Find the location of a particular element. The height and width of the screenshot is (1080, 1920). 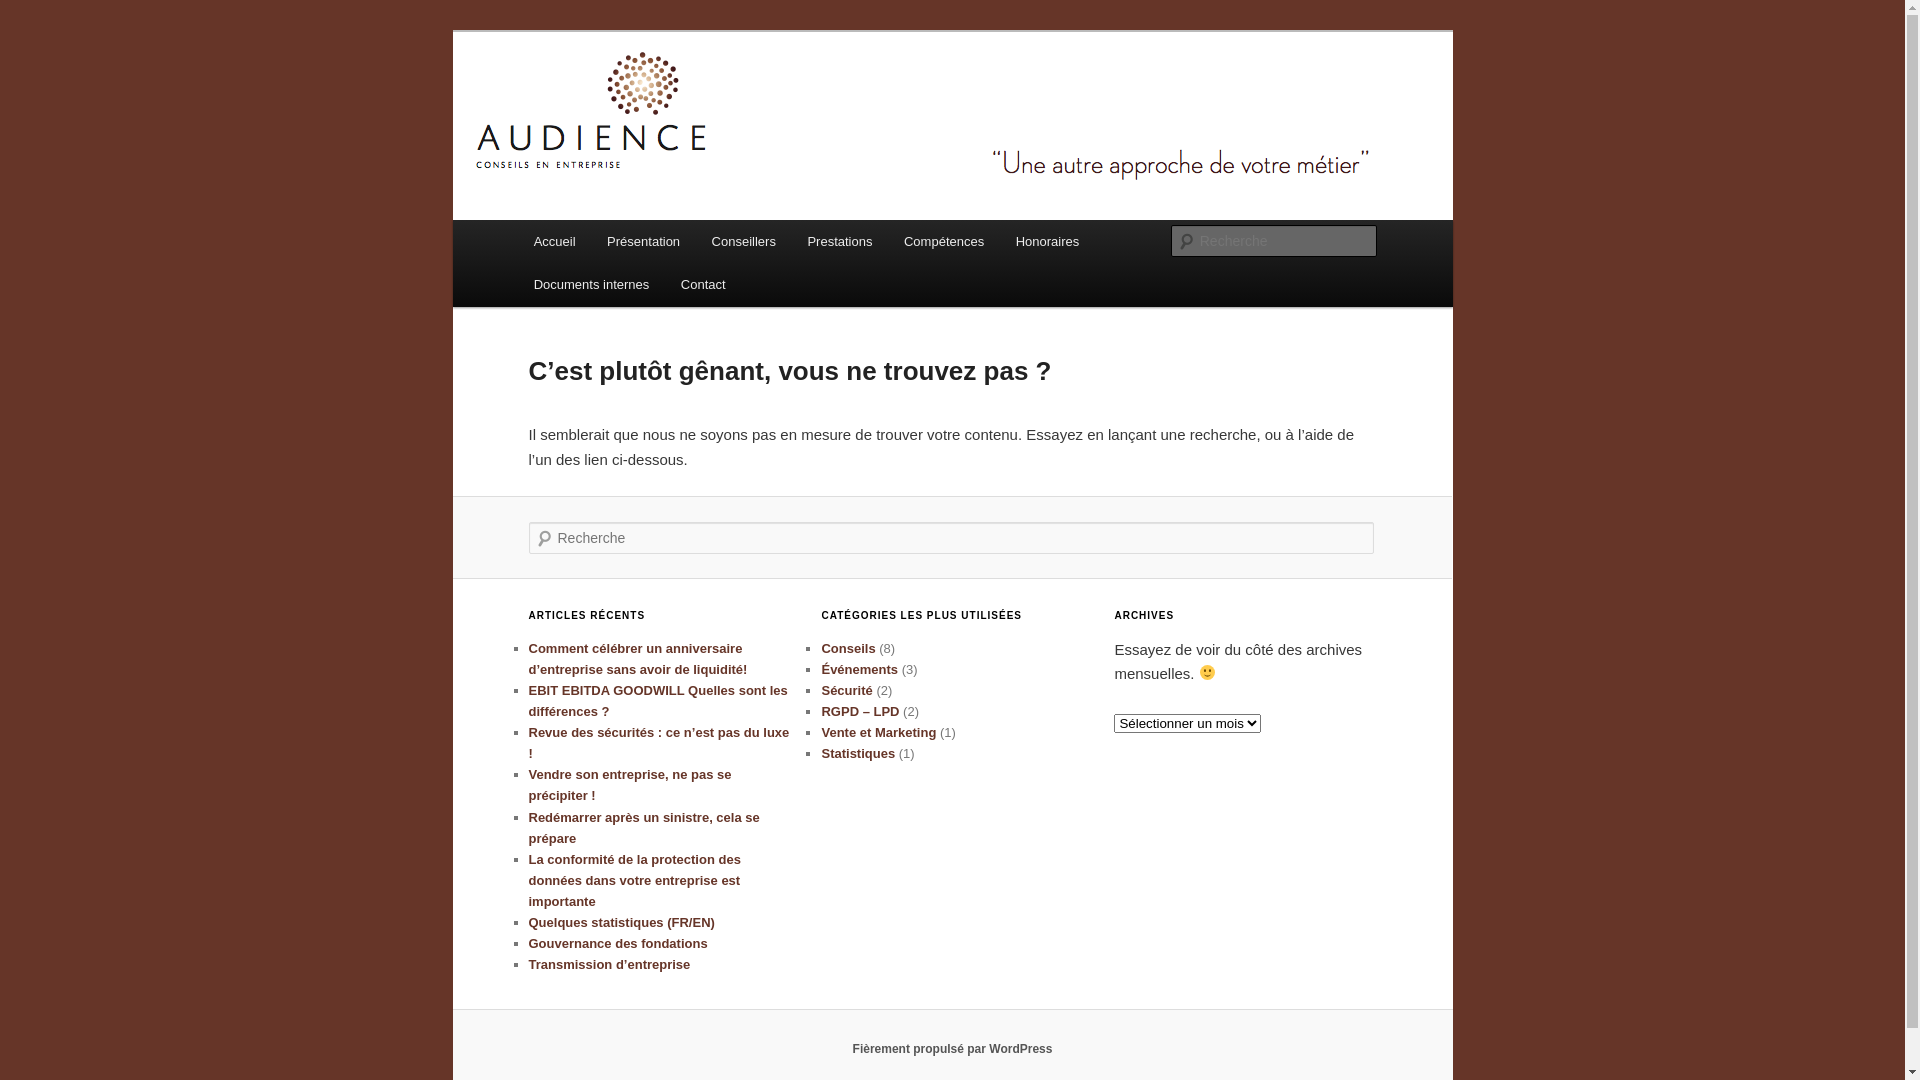

'Aller au contenu principal' is located at coordinates (30, 30).